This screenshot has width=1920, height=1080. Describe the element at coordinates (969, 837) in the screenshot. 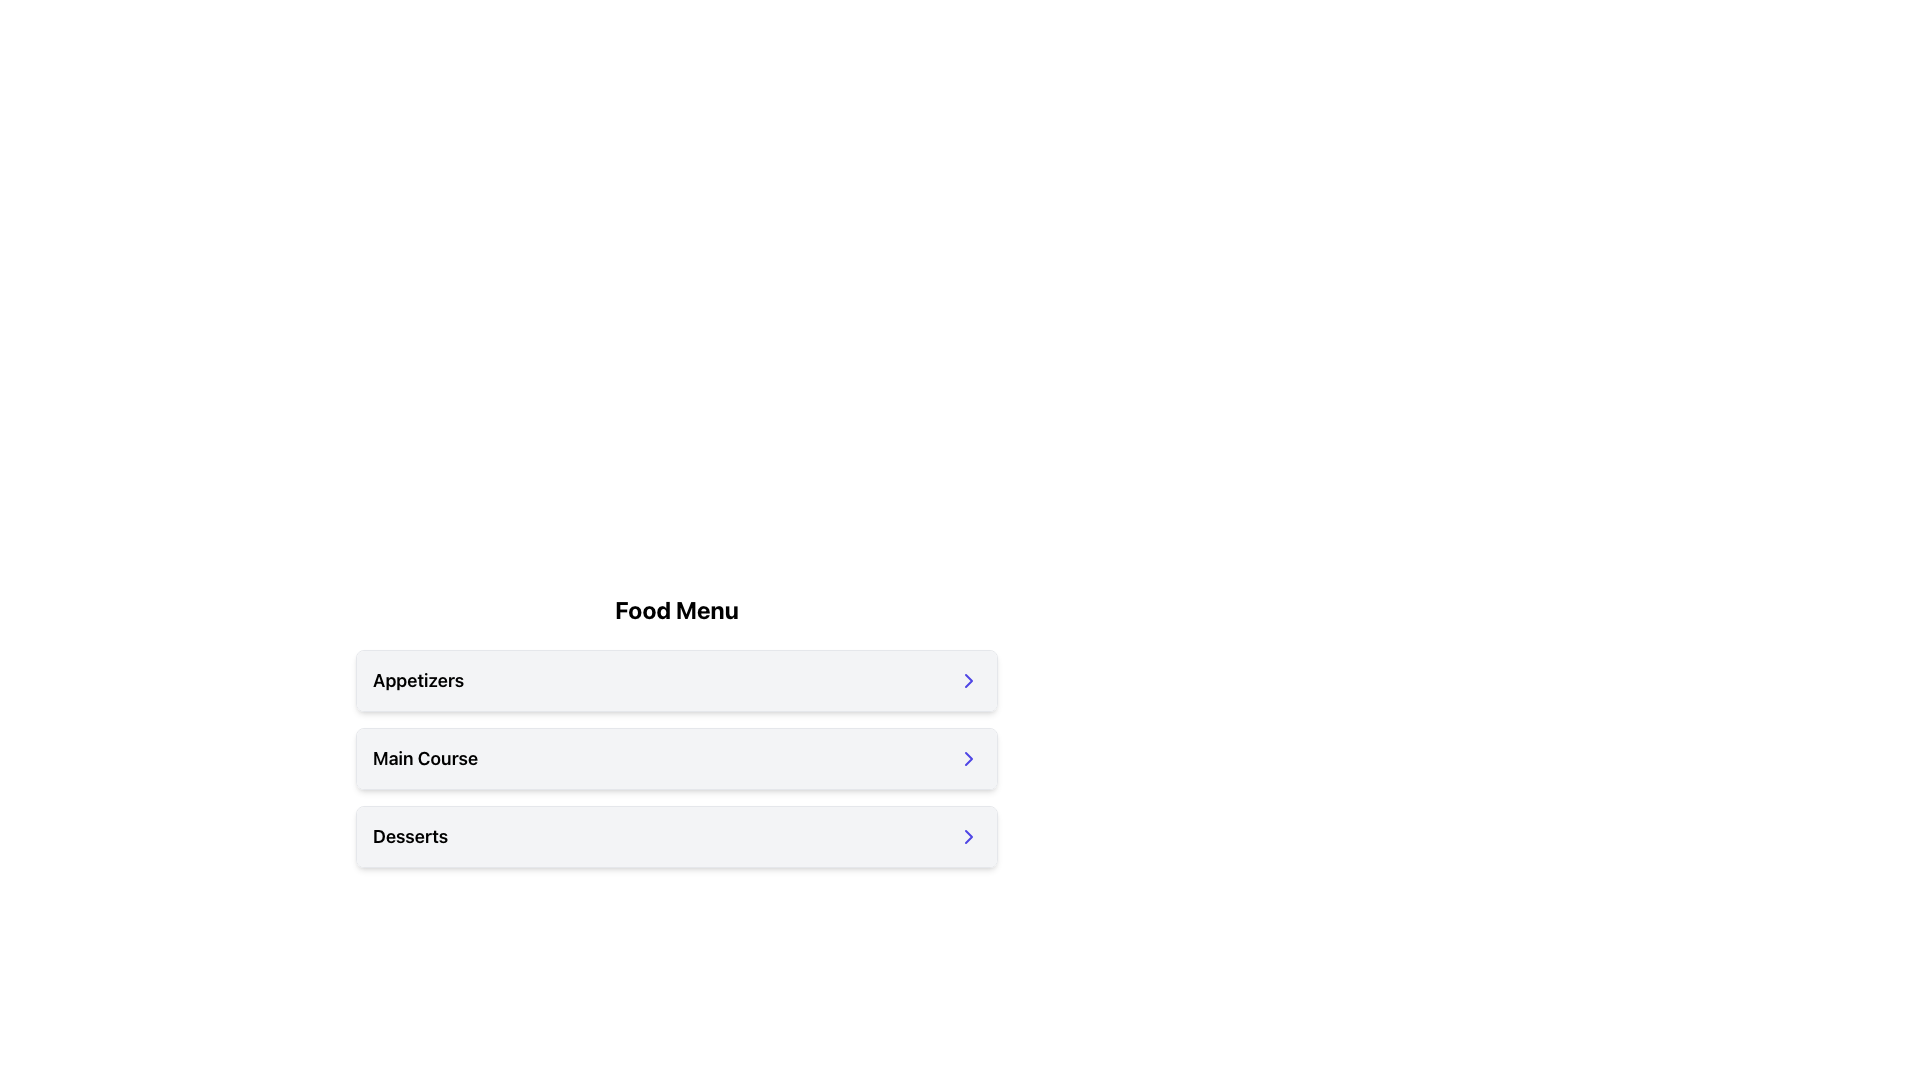

I see `the arrow icon located in the 'Desserts' section of the 'Food Menu'` at that location.